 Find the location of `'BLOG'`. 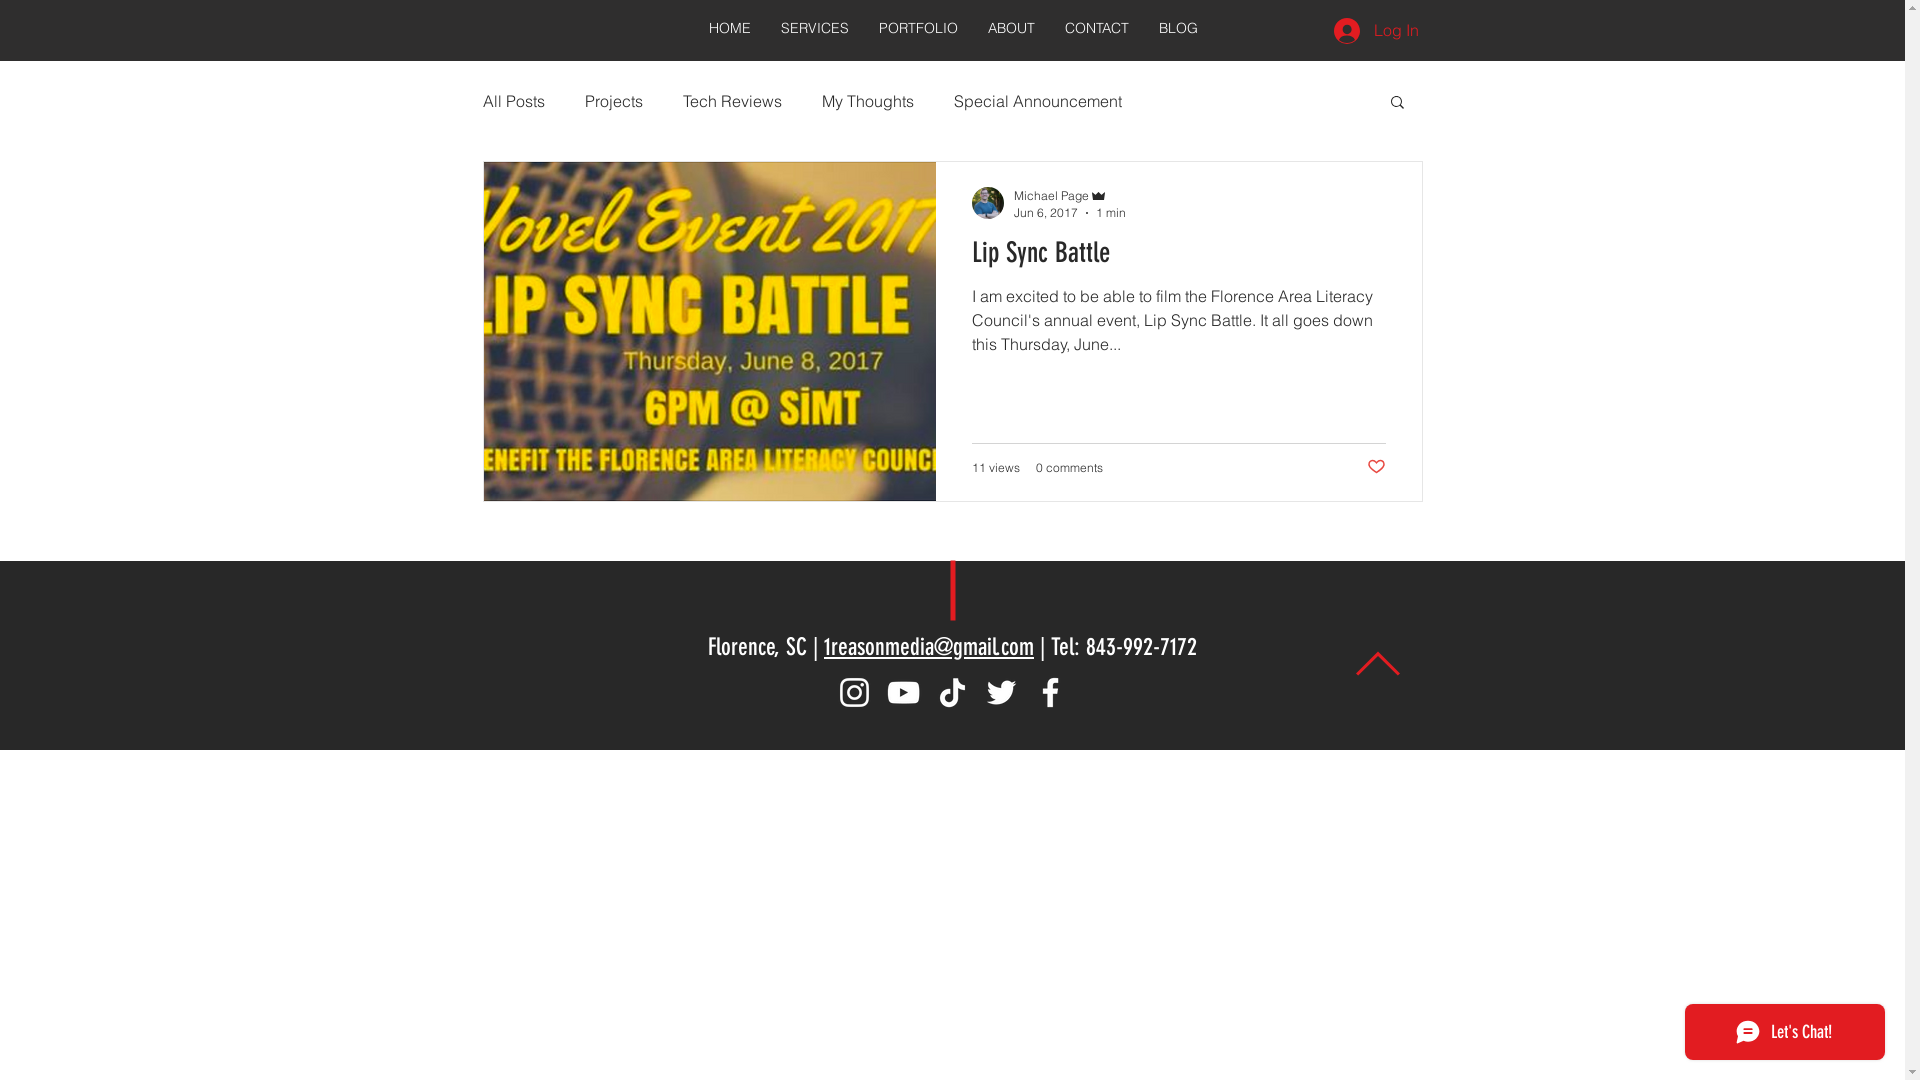

'BLOG' is located at coordinates (1143, 28).